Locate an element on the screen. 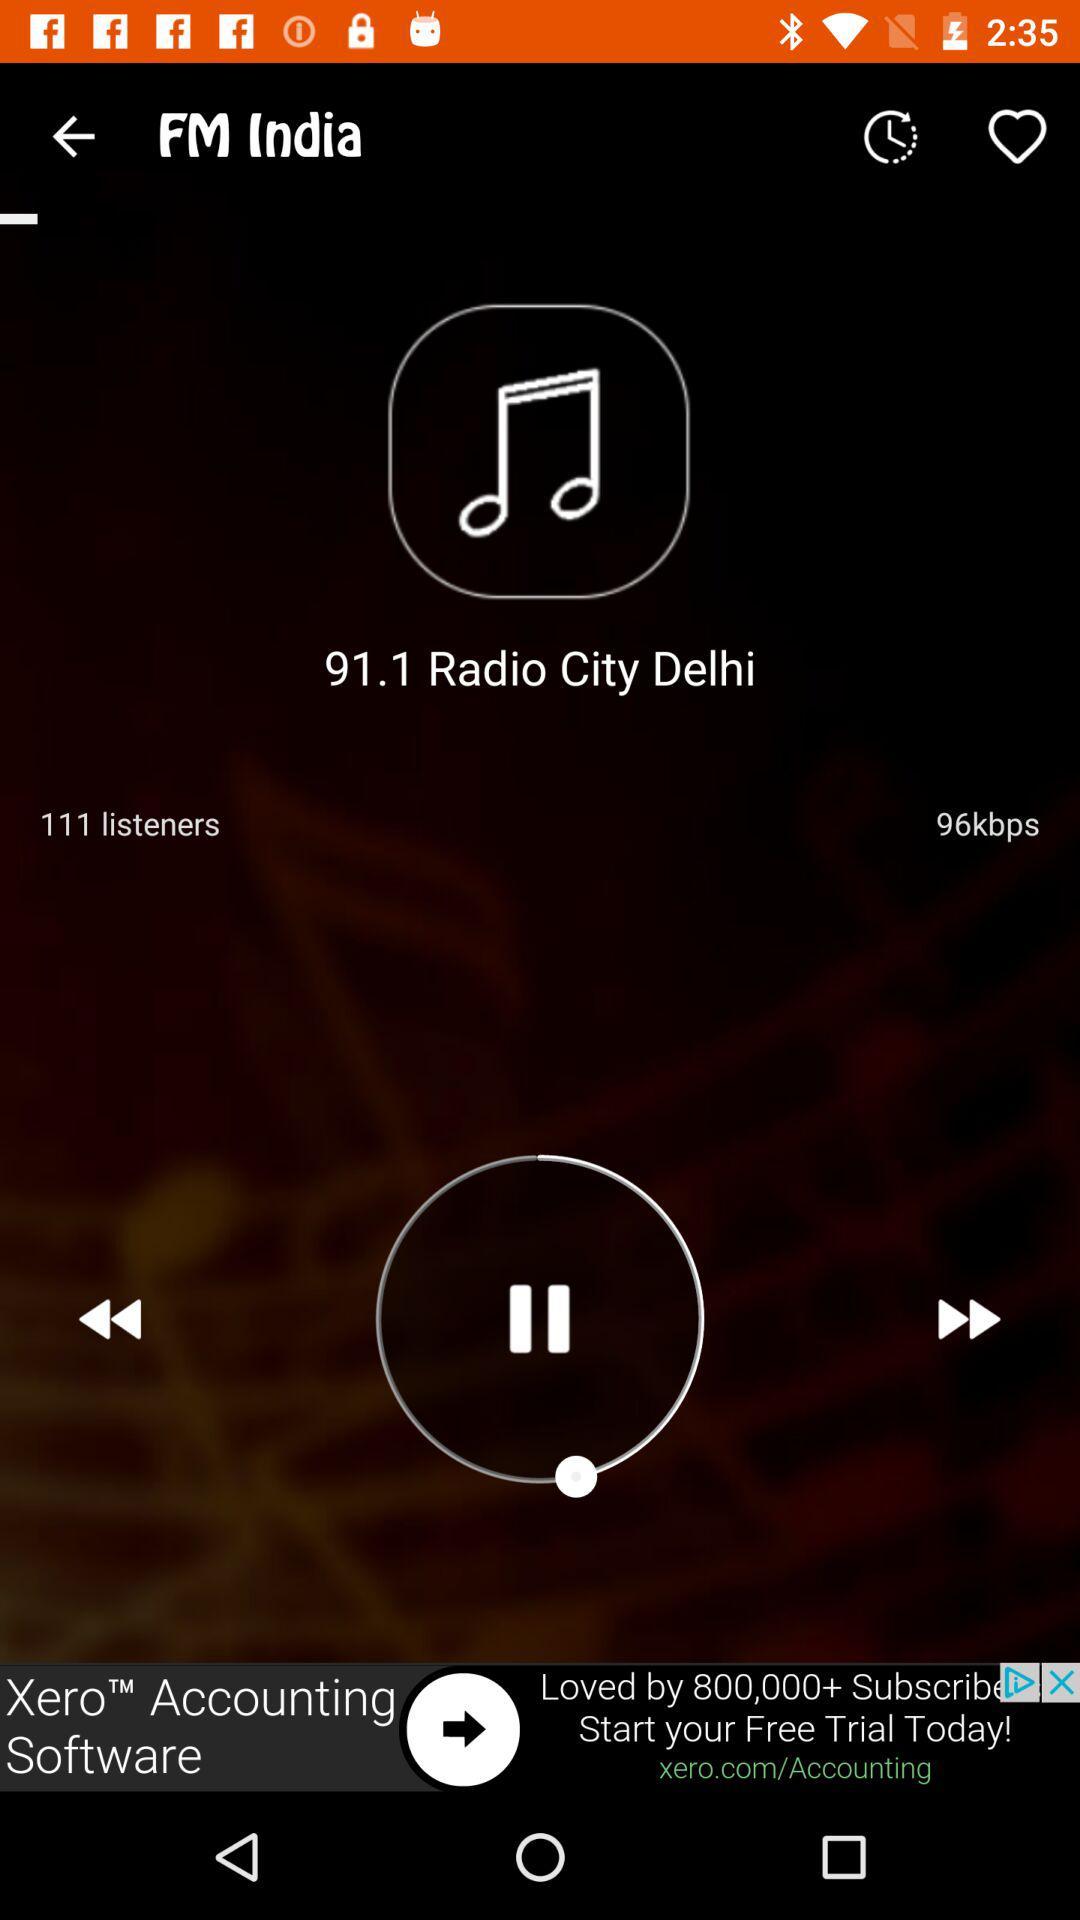 The image size is (1080, 1920). the av_forward icon is located at coordinates (968, 1319).